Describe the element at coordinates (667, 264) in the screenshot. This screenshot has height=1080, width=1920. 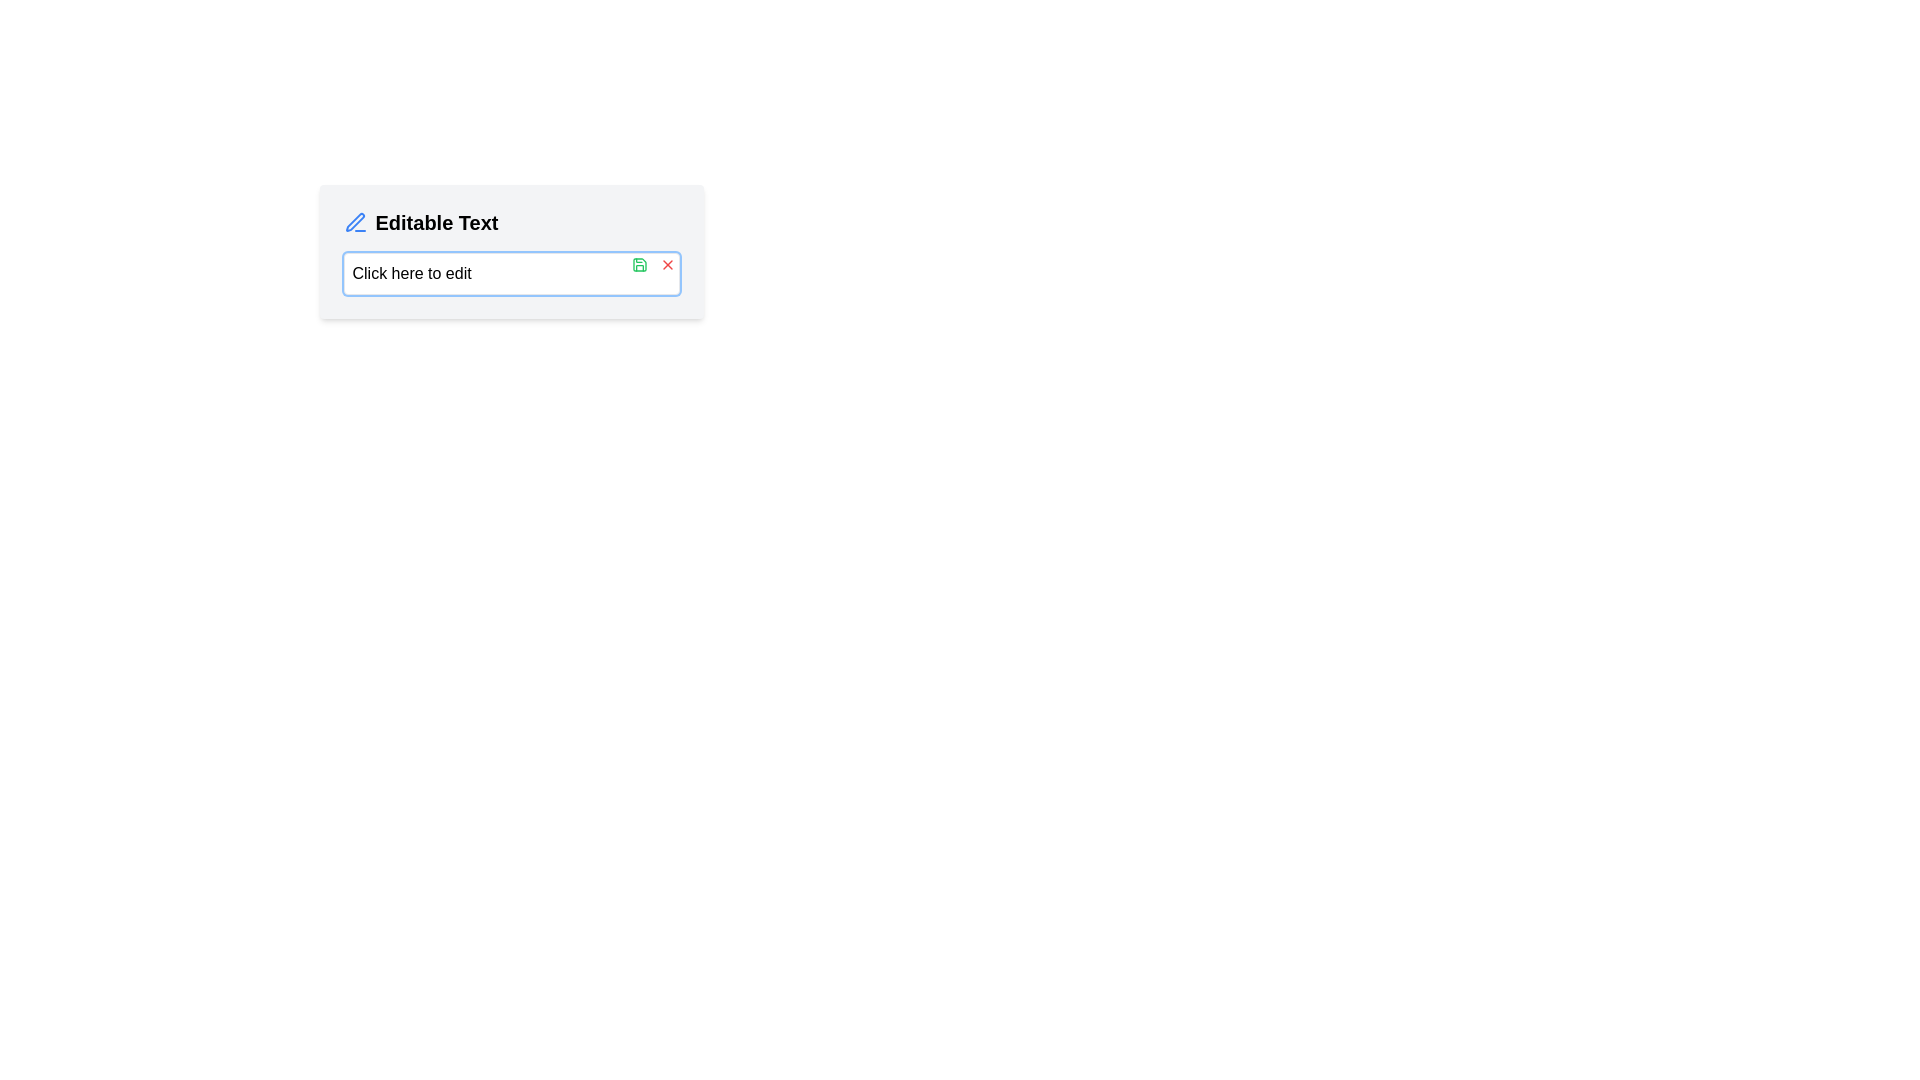
I see `the button with a rounded shape and a red 'X' icon located at the top-right corner of the input area labeled 'Editable Text'` at that location.